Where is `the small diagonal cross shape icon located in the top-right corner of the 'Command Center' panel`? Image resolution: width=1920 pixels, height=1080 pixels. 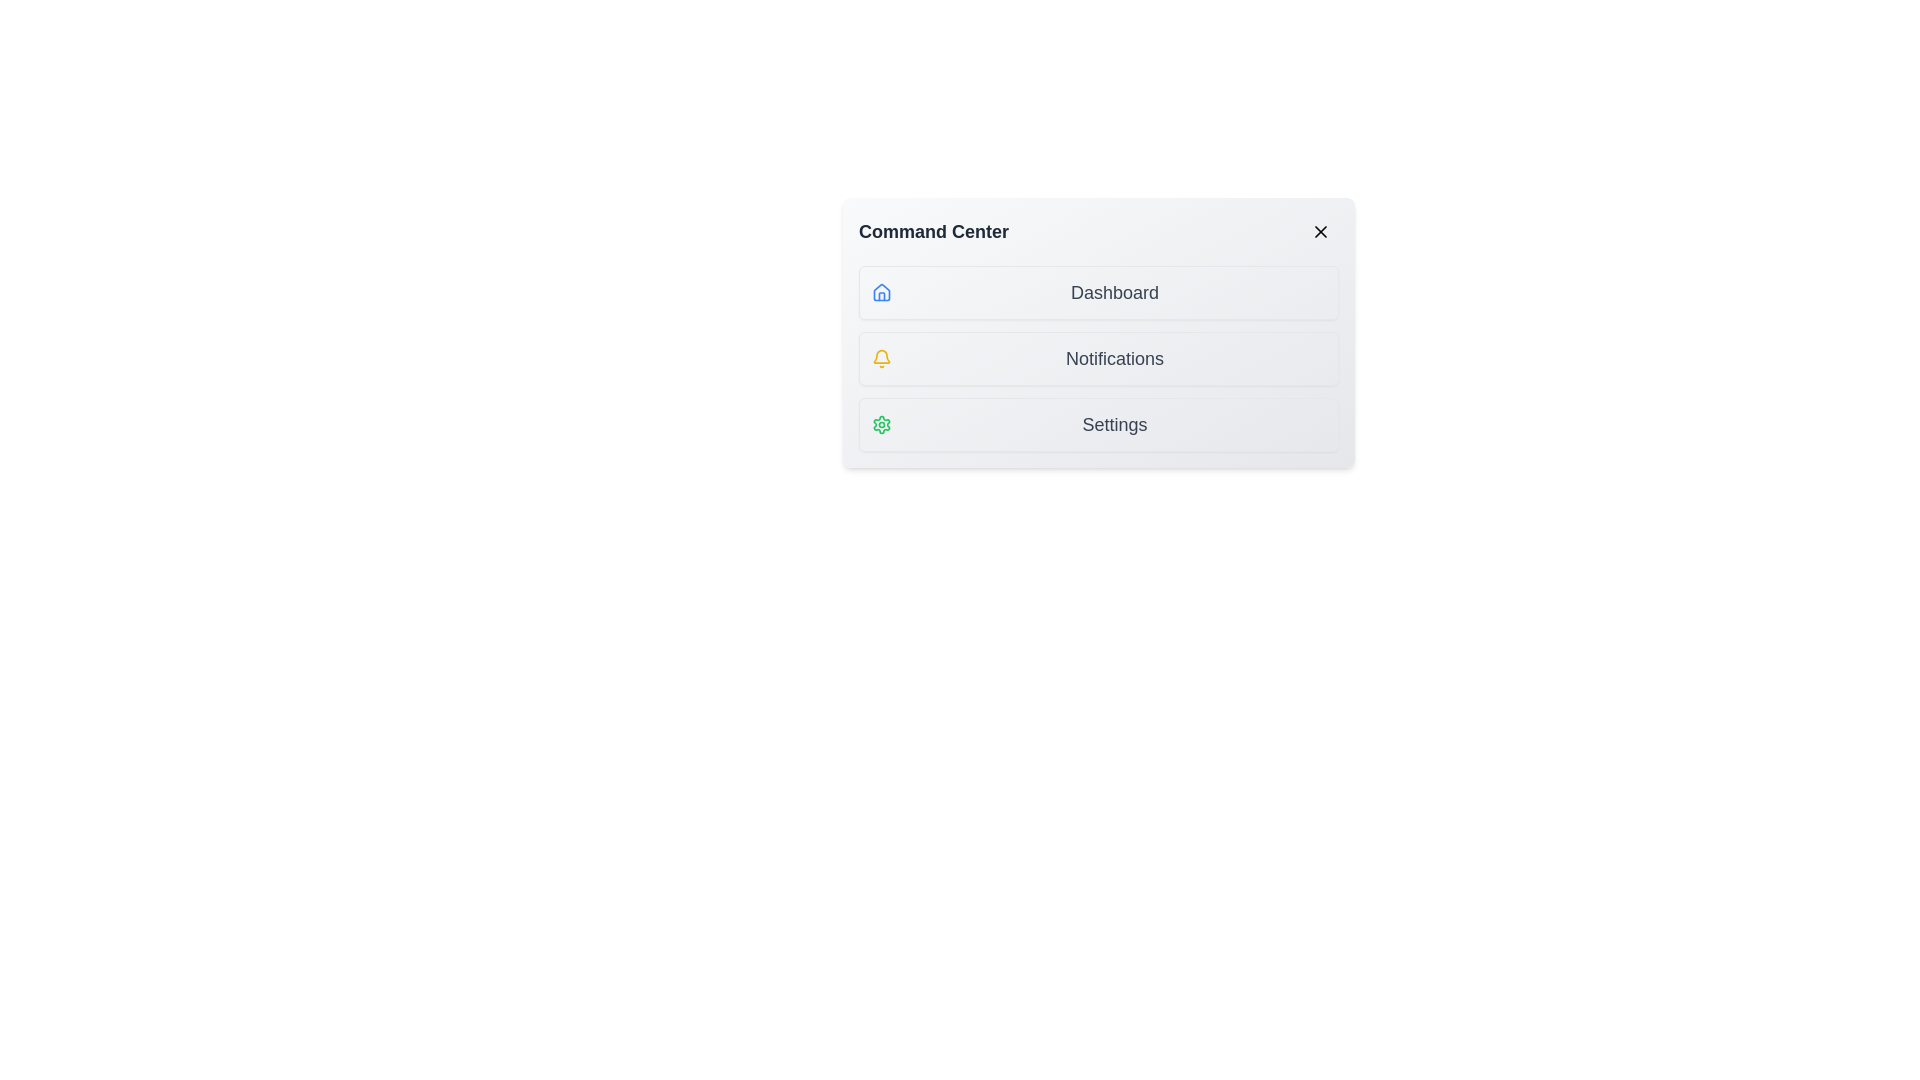
the small diagonal cross shape icon located in the top-right corner of the 'Command Center' panel is located at coordinates (1320, 230).